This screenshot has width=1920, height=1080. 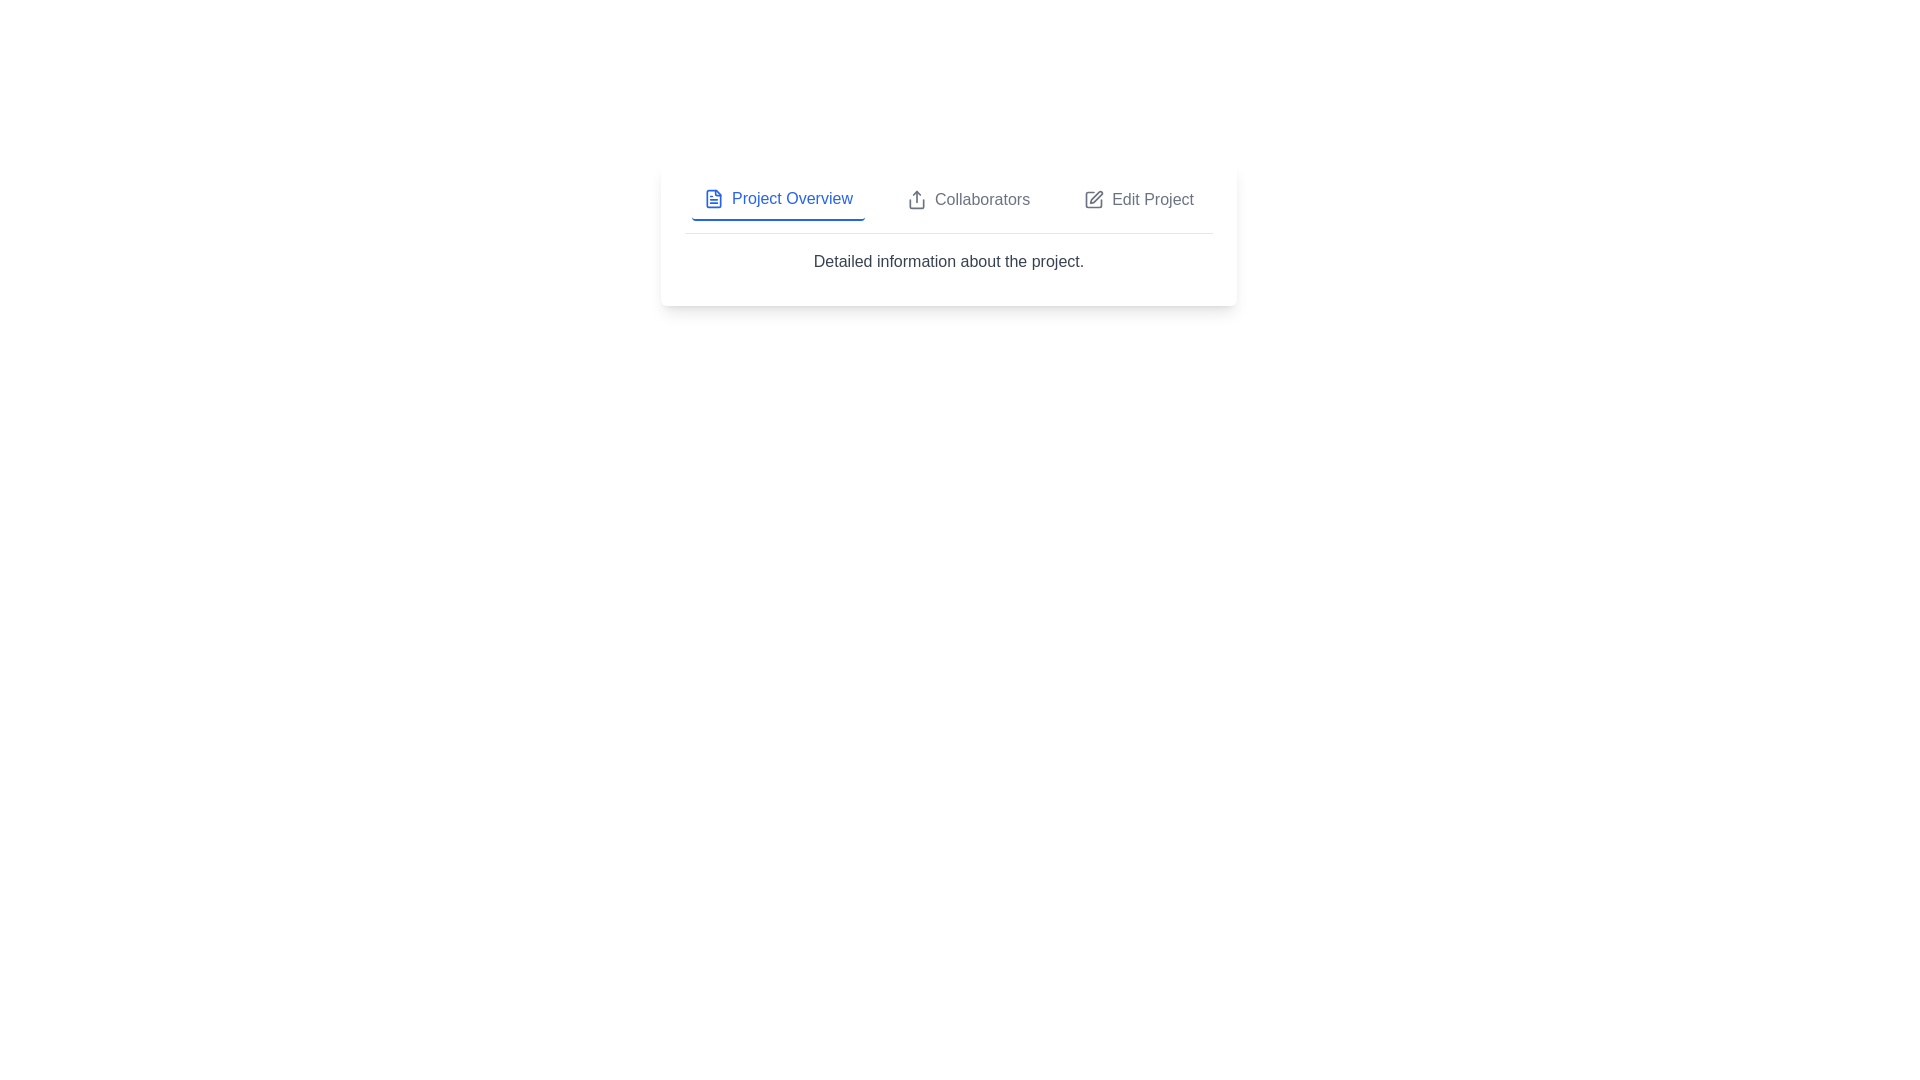 What do you see at coordinates (968, 200) in the screenshot?
I see `the Collaborators tab to view its content` at bounding box center [968, 200].